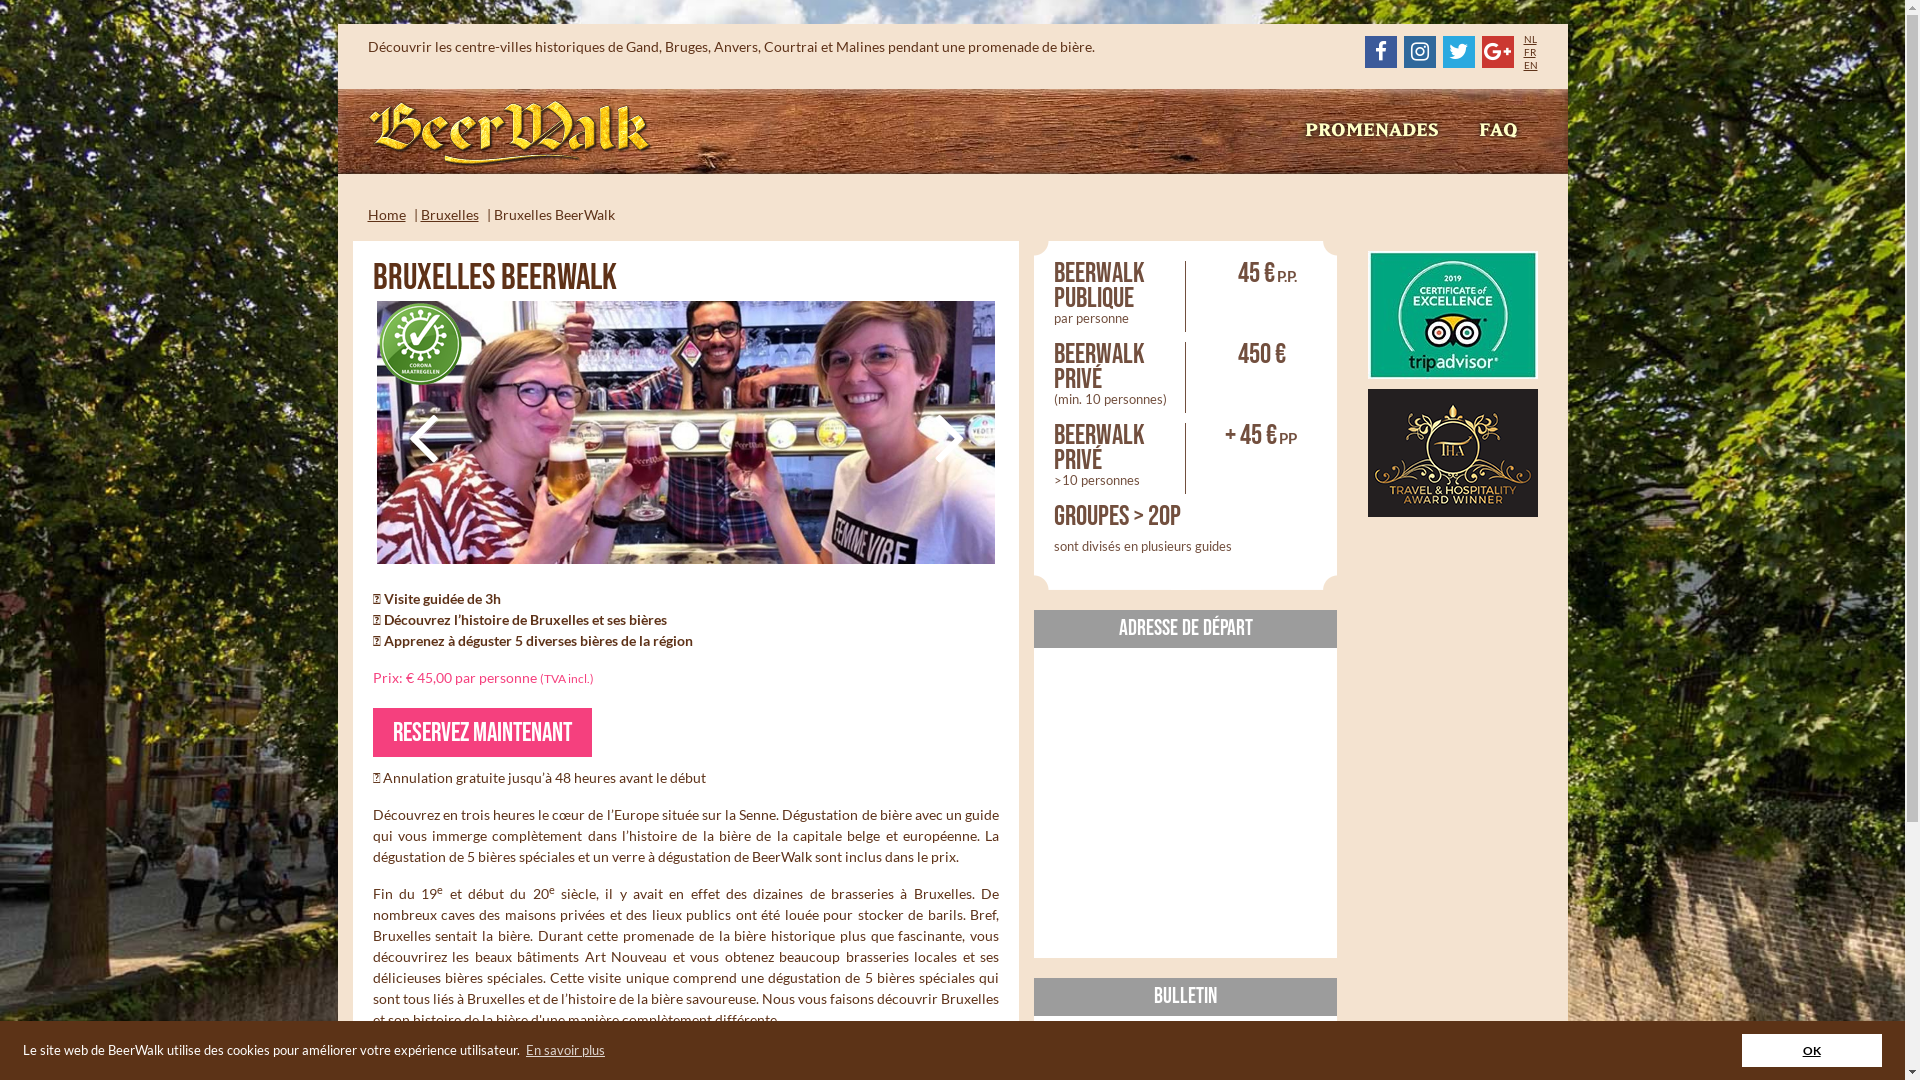 The image size is (1920, 1080). Describe the element at coordinates (448, 214) in the screenshot. I see `'Bruxelles'` at that location.